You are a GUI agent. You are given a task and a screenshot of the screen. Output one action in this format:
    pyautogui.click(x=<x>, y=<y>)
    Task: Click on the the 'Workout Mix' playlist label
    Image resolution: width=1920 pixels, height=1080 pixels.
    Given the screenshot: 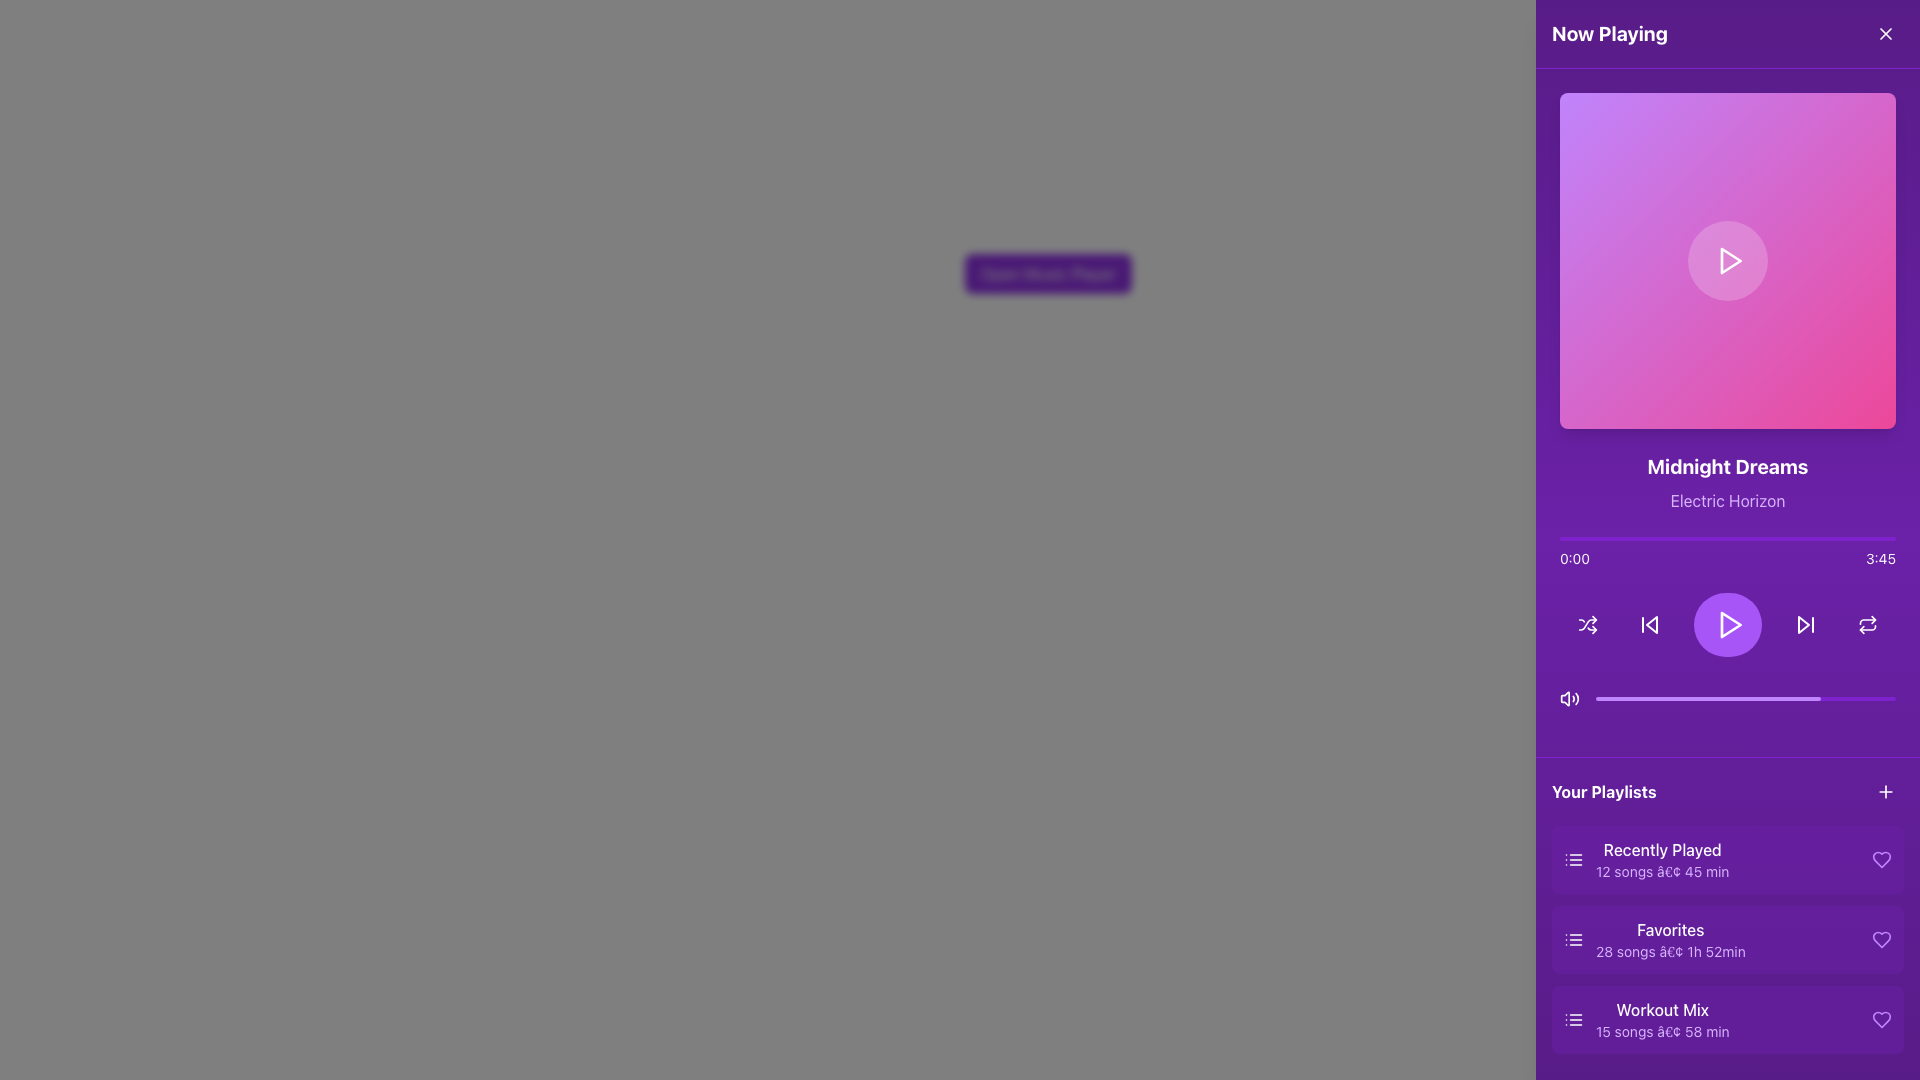 What is the action you would take?
    pyautogui.click(x=1662, y=1019)
    